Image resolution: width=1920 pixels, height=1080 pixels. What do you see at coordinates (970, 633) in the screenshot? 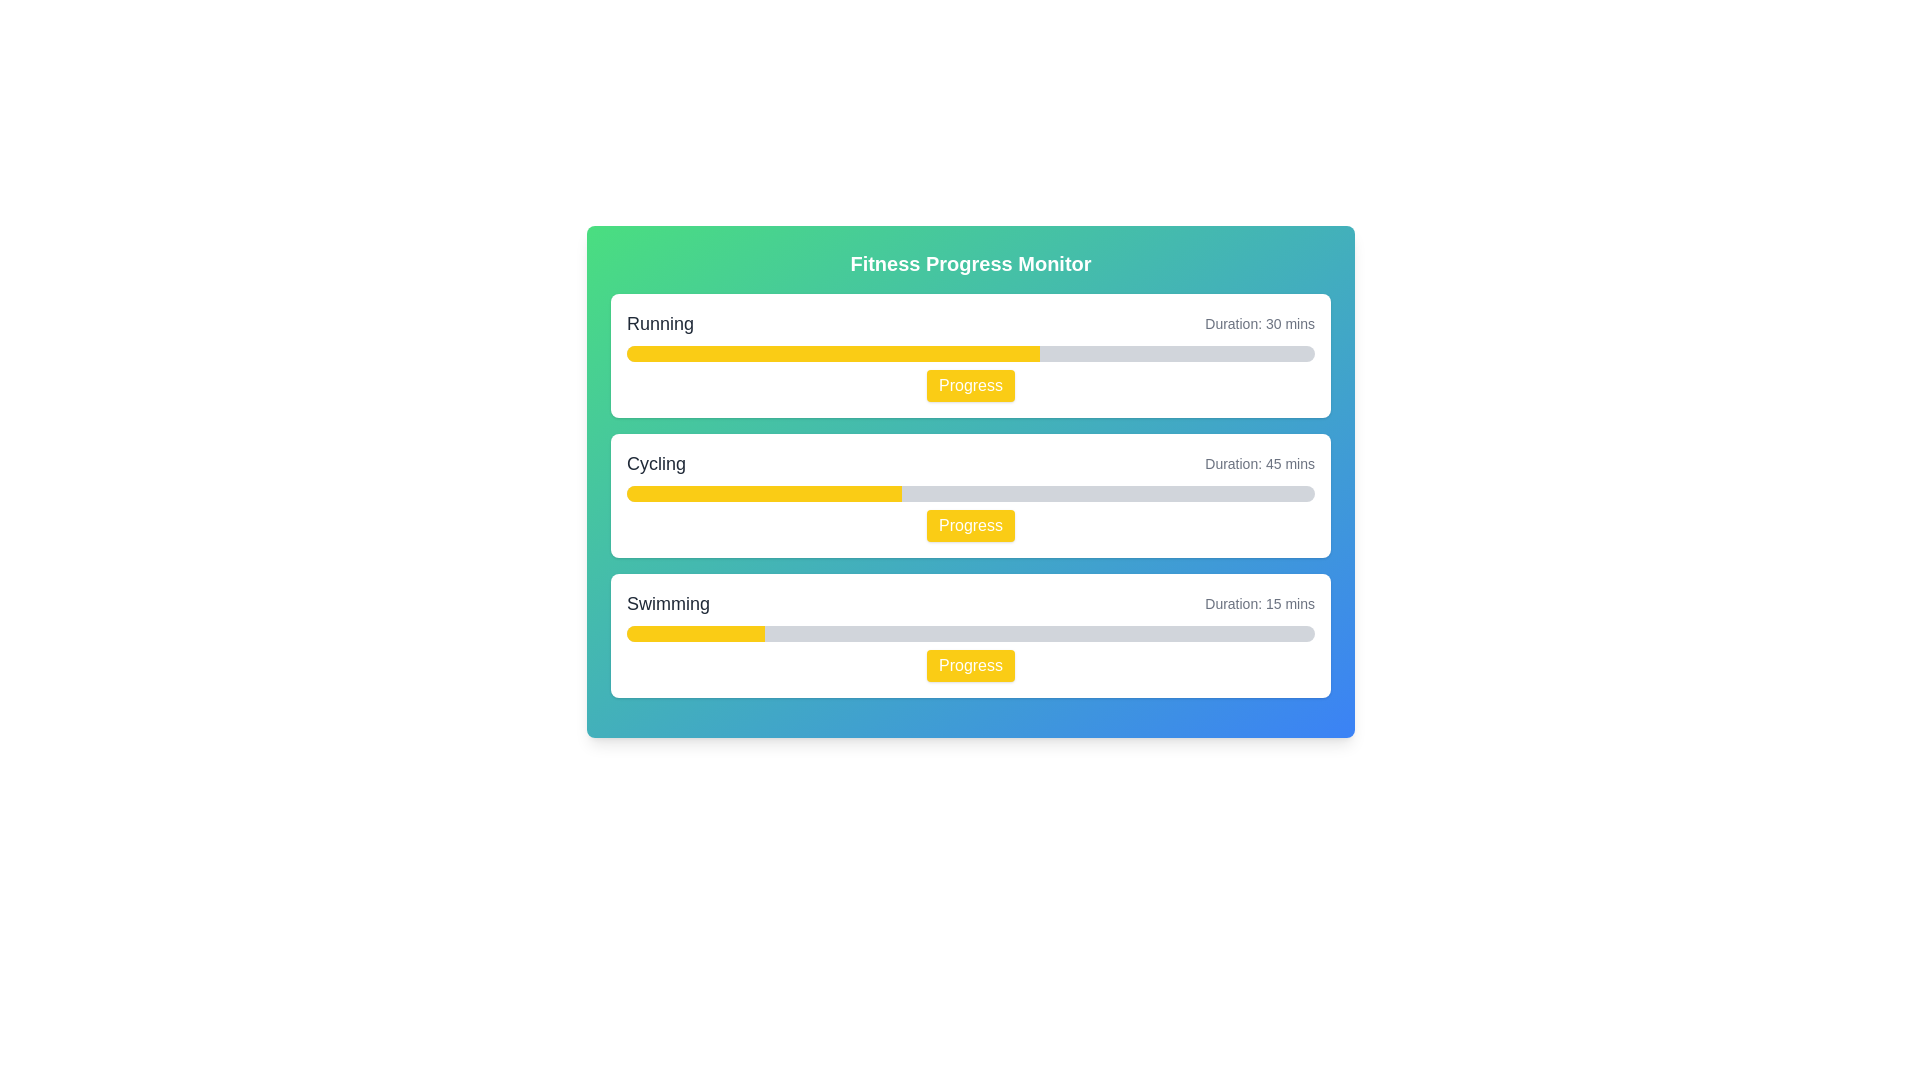
I see `the third horizontal progress bar located in the 'Swimming' activity section, styled with a gray base and yellow fill, positioned below the text 'Swimming' and 'Duration: 15 mins' and above the yellow 'Progress' button` at bounding box center [970, 633].